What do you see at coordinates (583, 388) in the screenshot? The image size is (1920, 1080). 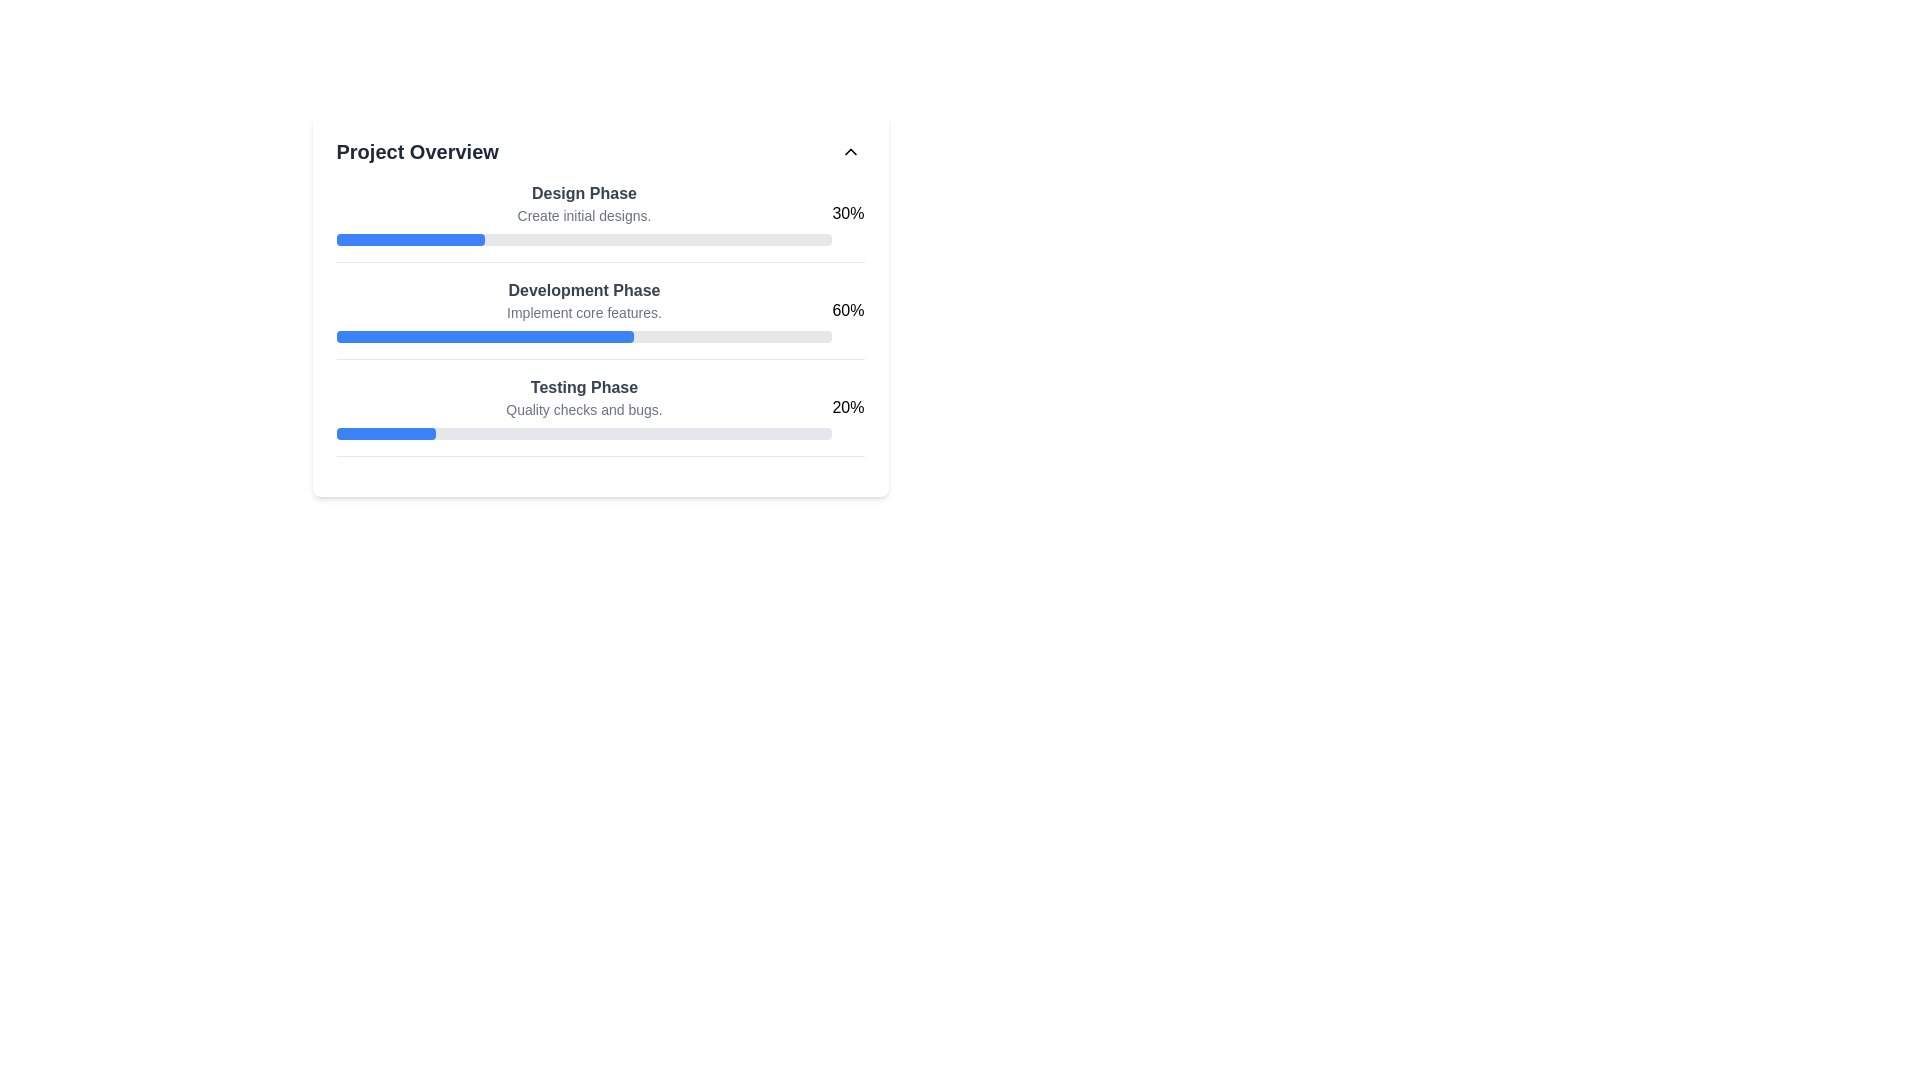 I see `bold text label that reads 'Testing Phase', which is the primary heading in its section` at bounding box center [583, 388].